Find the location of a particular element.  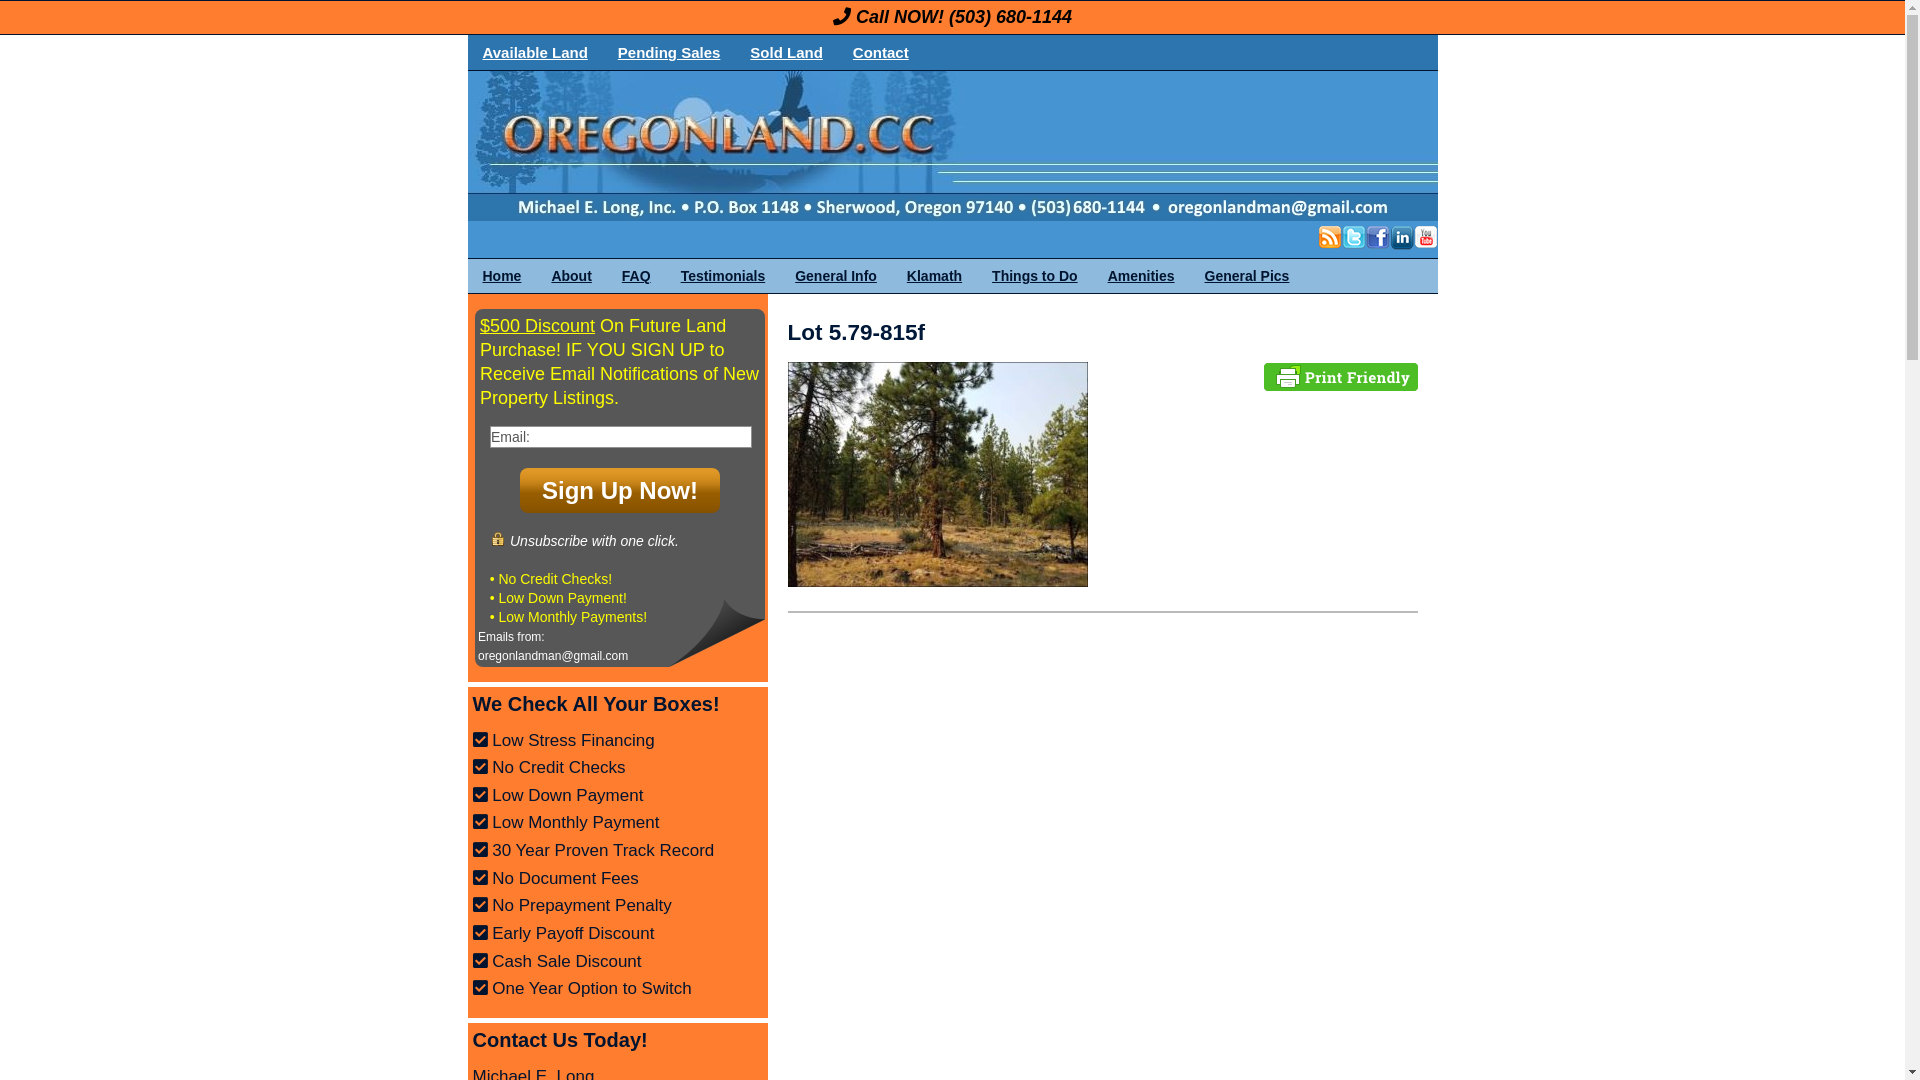

'Things to Do' is located at coordinates (1035, 276).